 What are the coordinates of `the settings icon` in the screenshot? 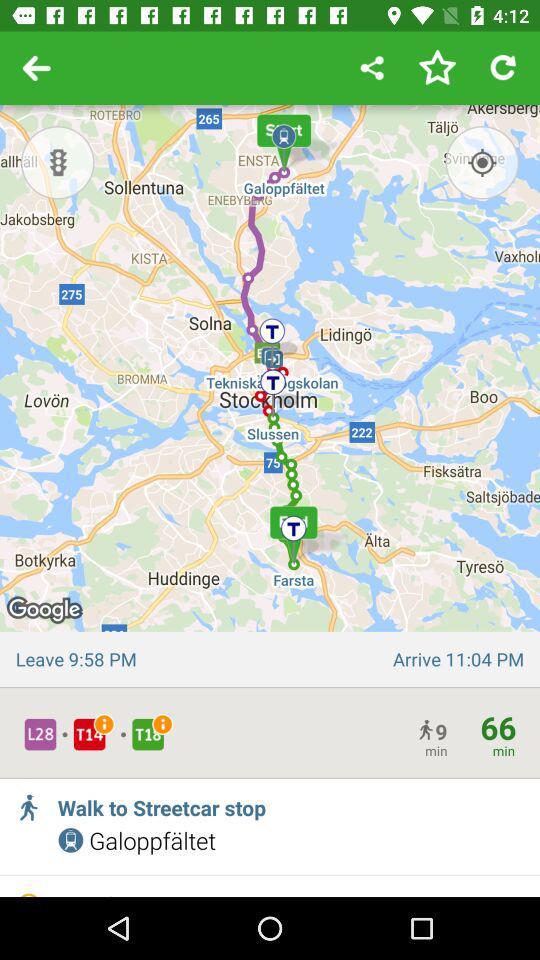 It's located at (57, 161).